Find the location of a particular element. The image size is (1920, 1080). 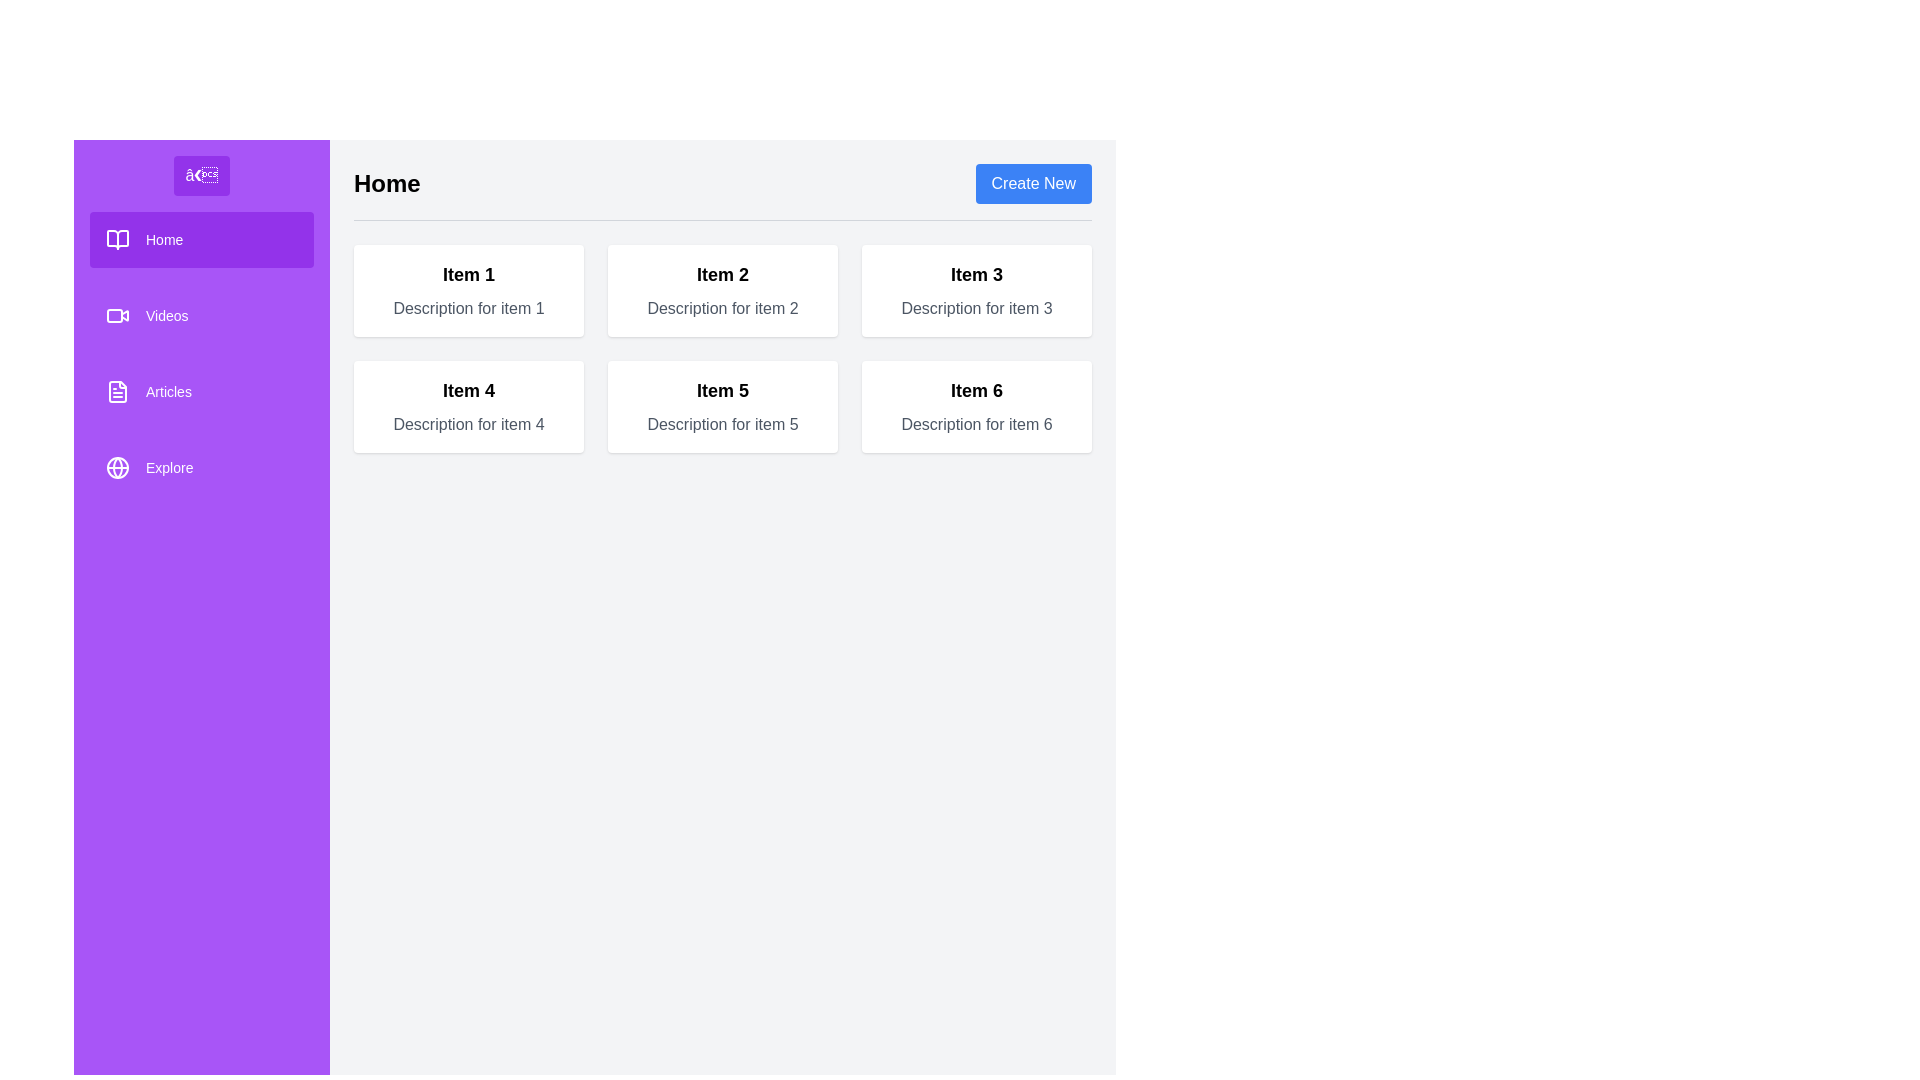

the 'Articles' navigation menu item, which is the third item in the vertical menu on the left sidebar is located at coordinates (201, 392).